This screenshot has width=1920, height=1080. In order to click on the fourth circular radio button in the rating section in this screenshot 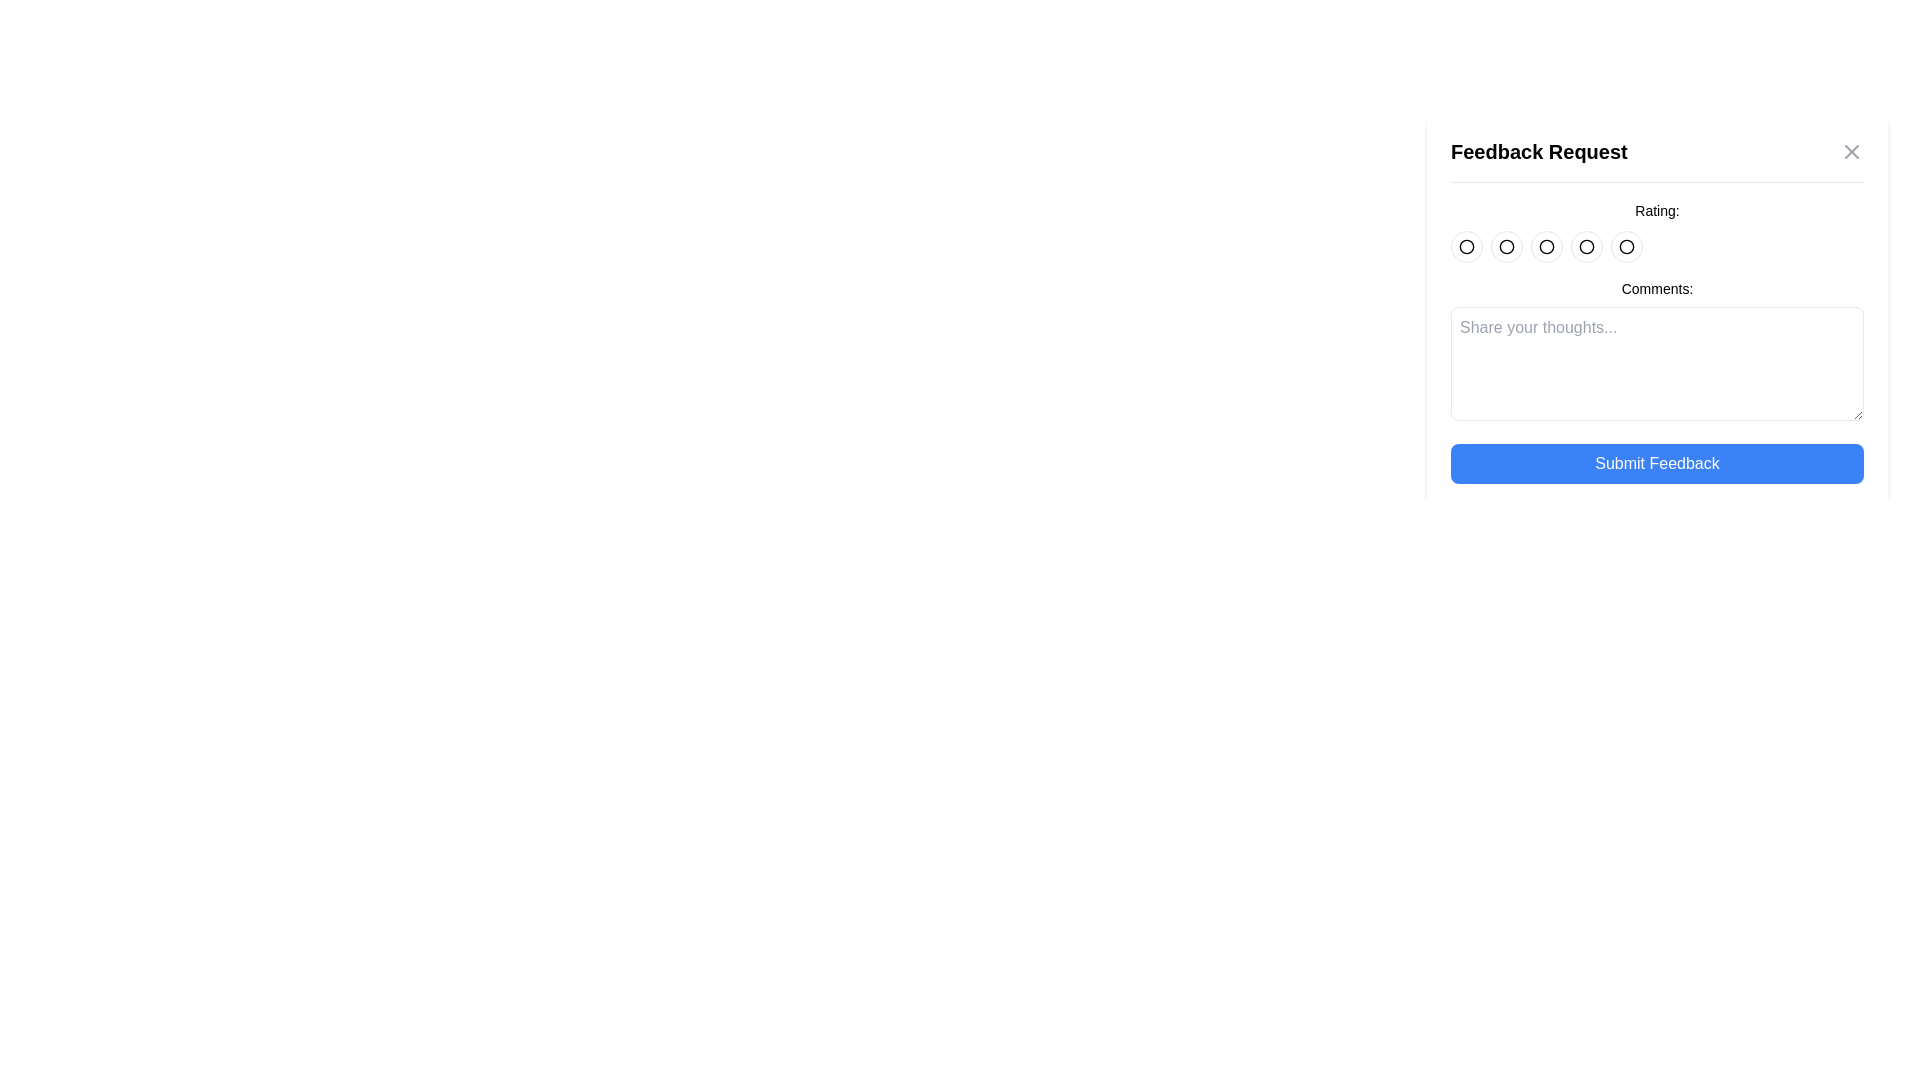, I will do `click(1586, 245)`.